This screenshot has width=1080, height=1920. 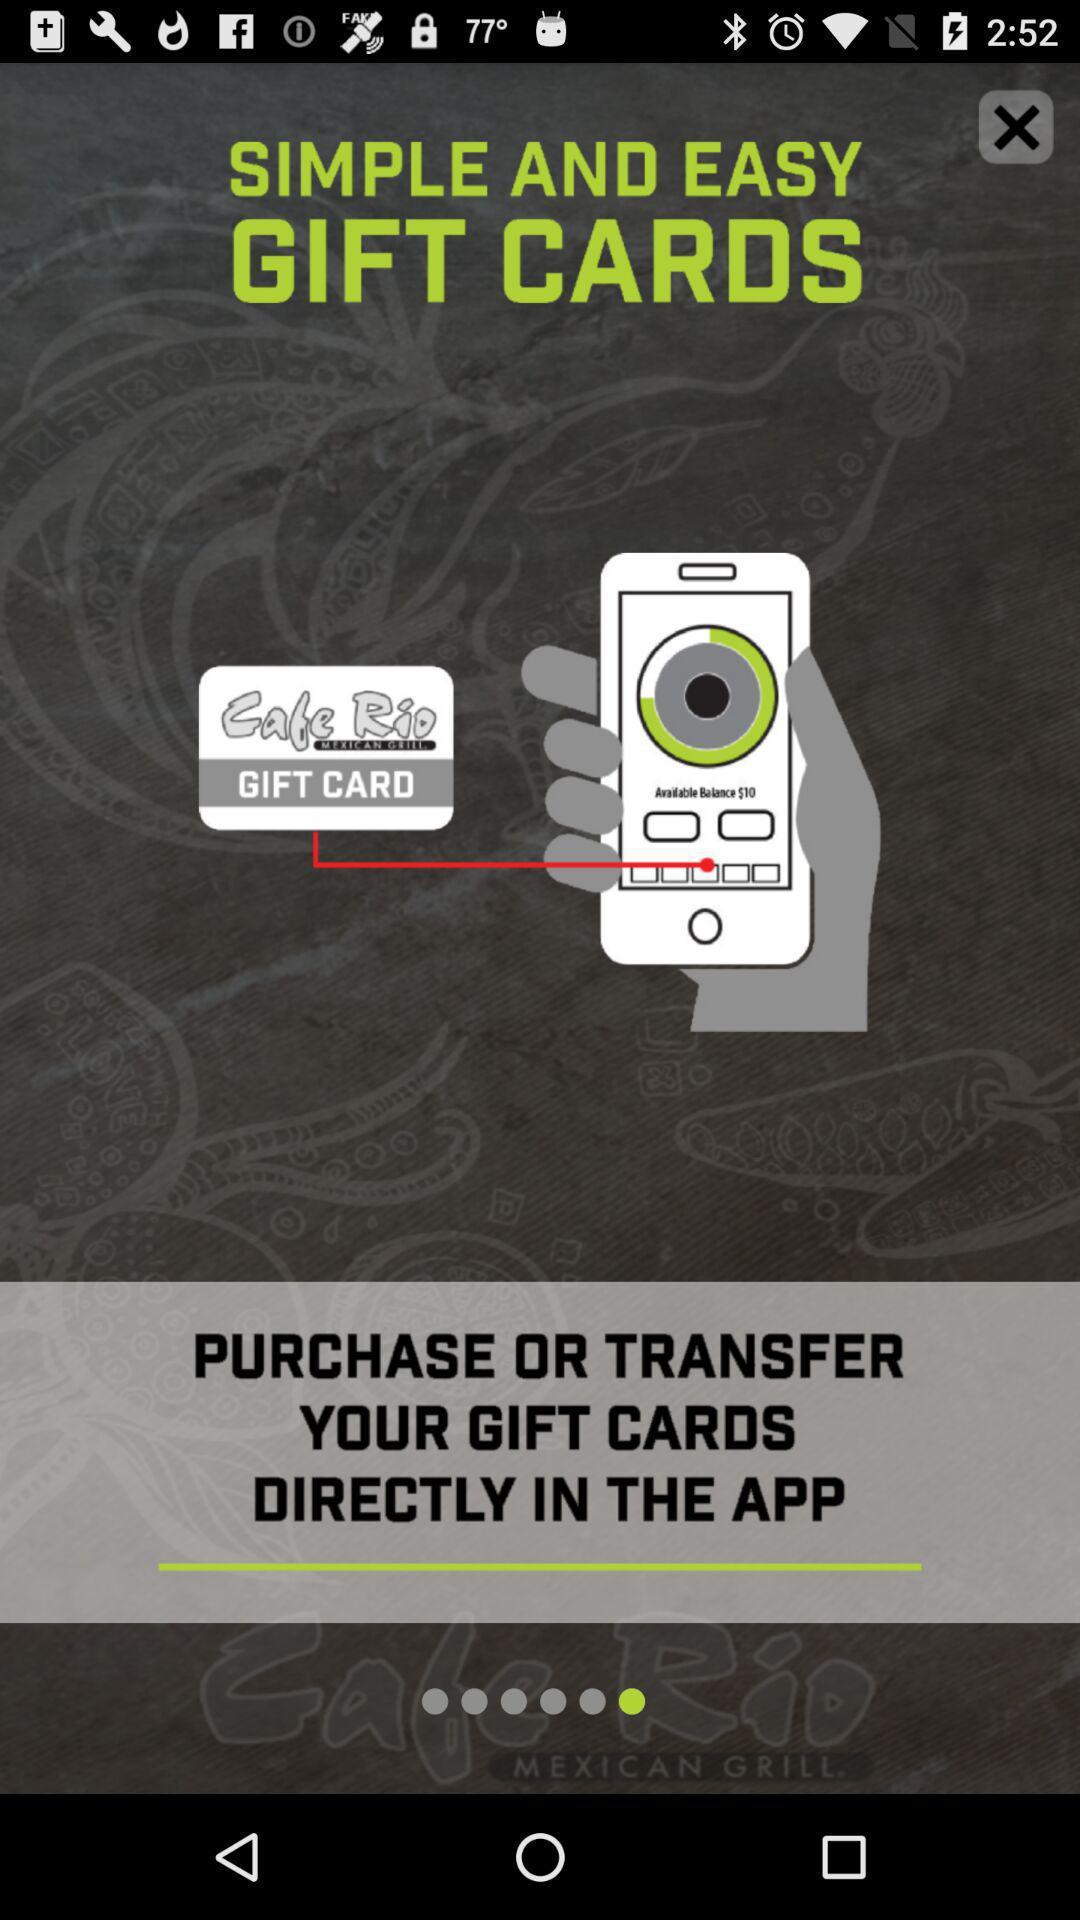 What do you see at coordinates (1016, 125) in the screenshot?
I see `close` at bounding box center [1016, 125].